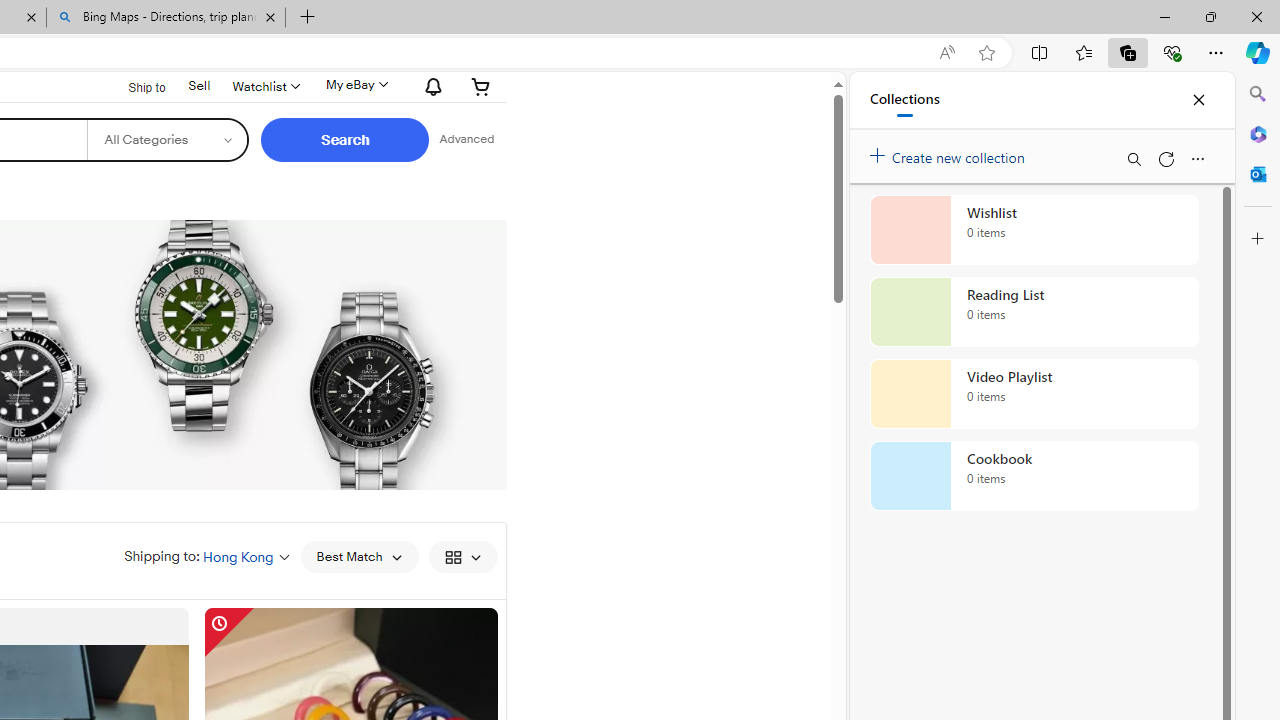  I want to click on 'Advanced Search', so click(466, 139).